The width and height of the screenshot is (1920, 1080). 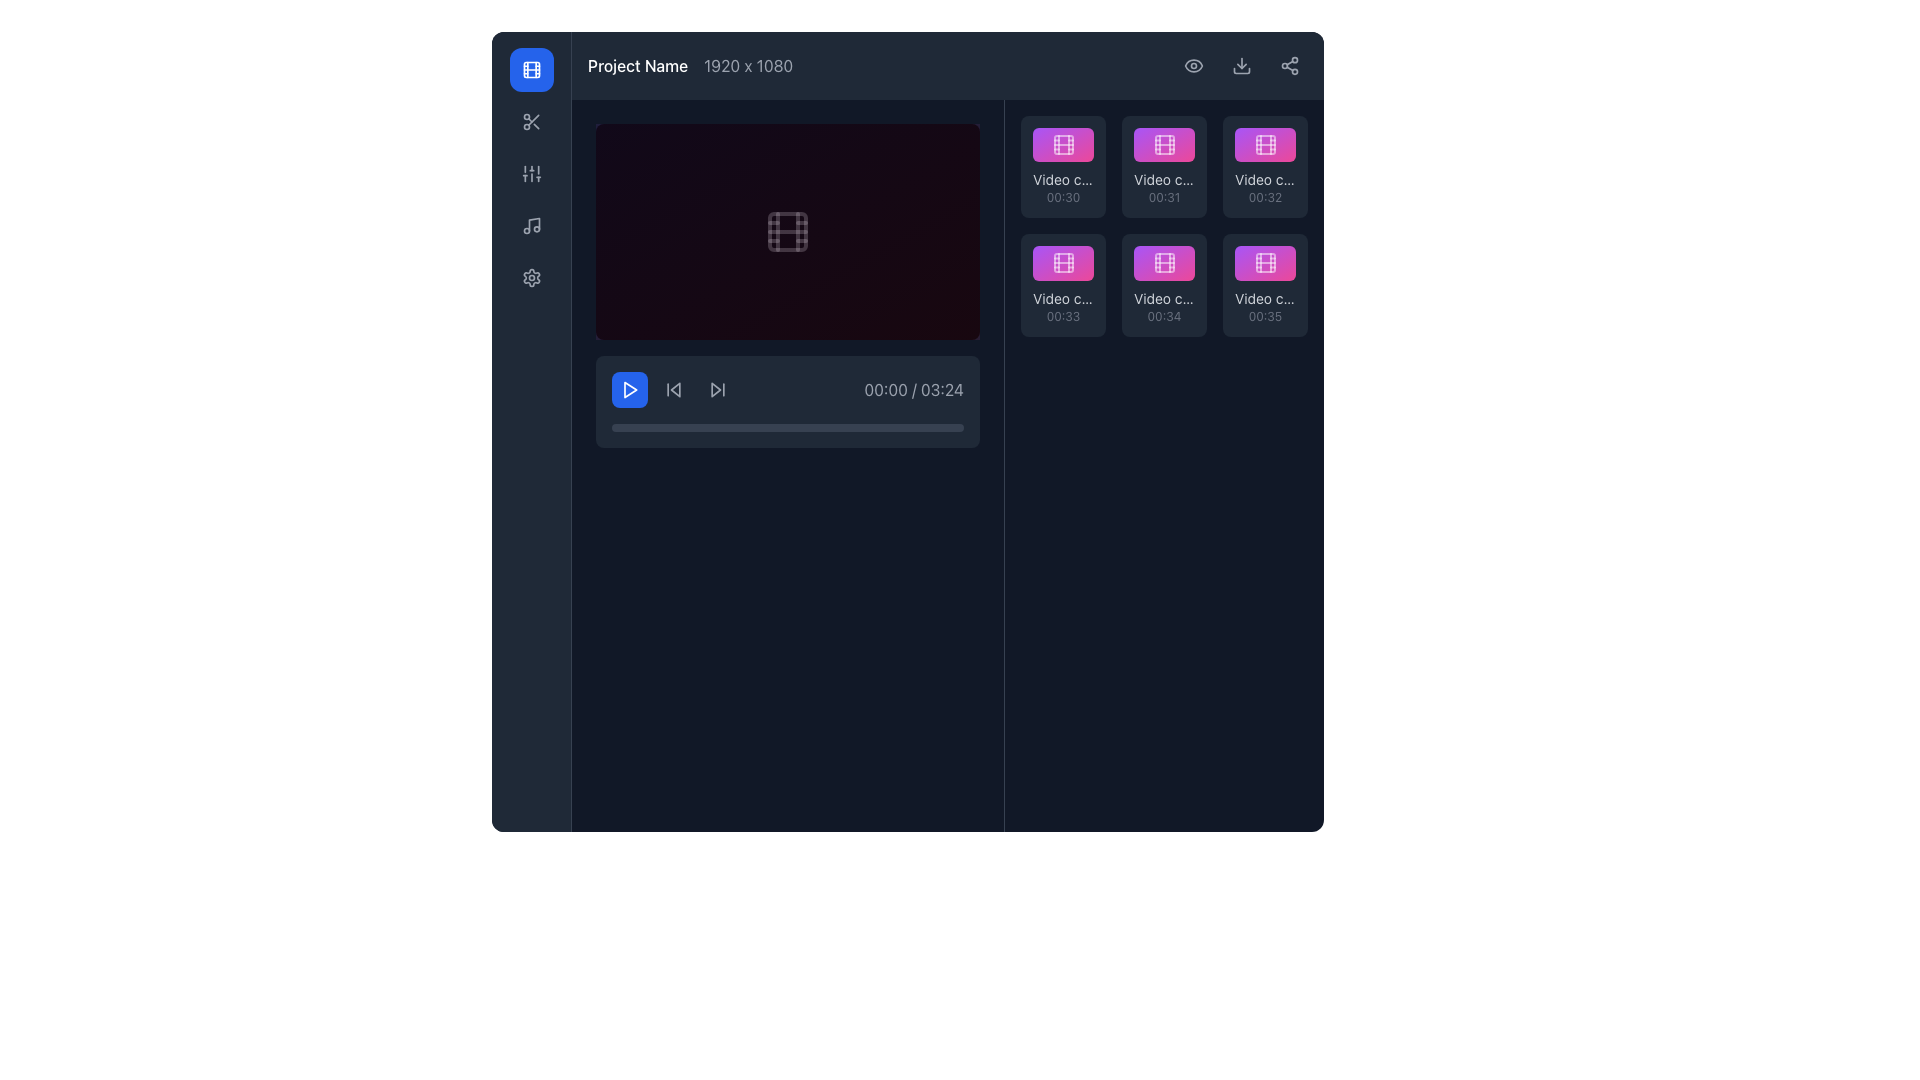 What do you see at coordinates (718, 389) in the screenshot?
I see `the skip-forward button located to the right of the previous media control icon` at bounding box center [718, 389].